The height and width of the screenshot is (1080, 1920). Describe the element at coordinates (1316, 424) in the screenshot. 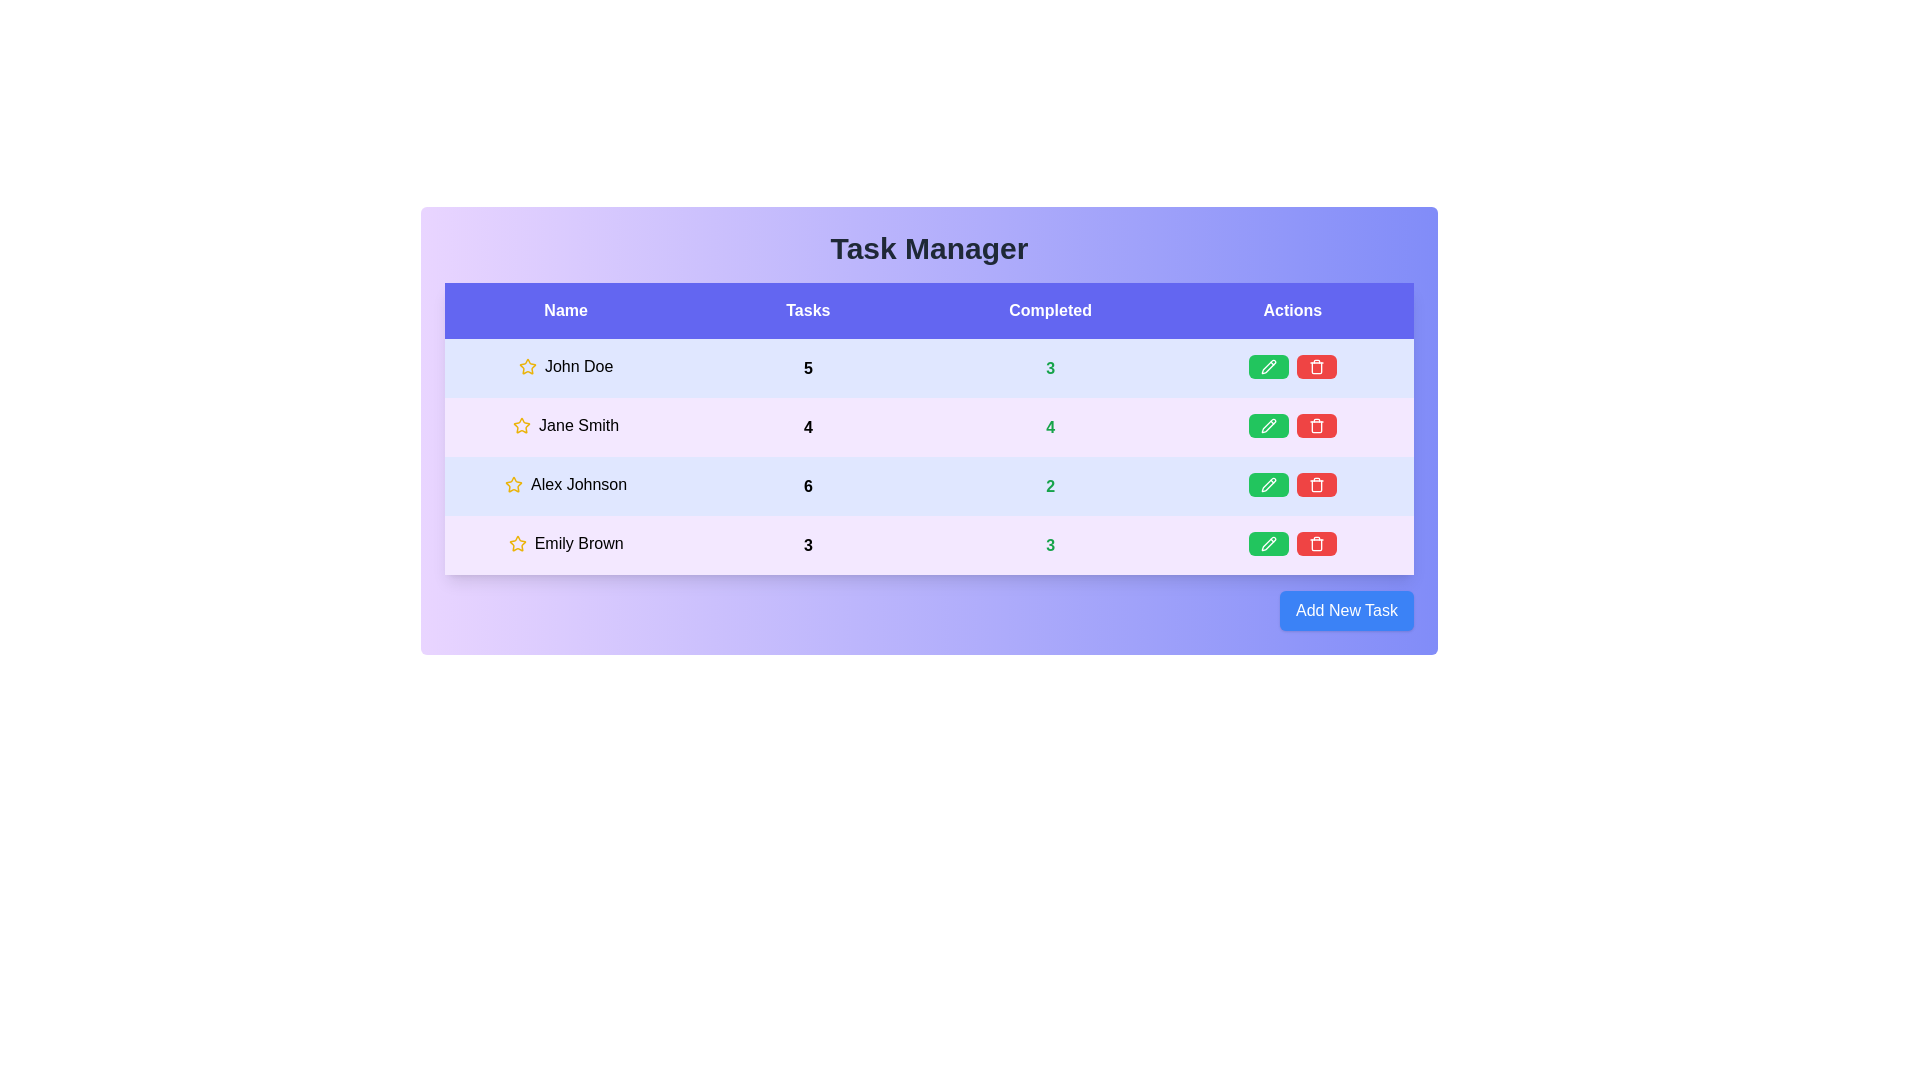

I see `red trash icon to delete the task for Jane Smith` at that location.